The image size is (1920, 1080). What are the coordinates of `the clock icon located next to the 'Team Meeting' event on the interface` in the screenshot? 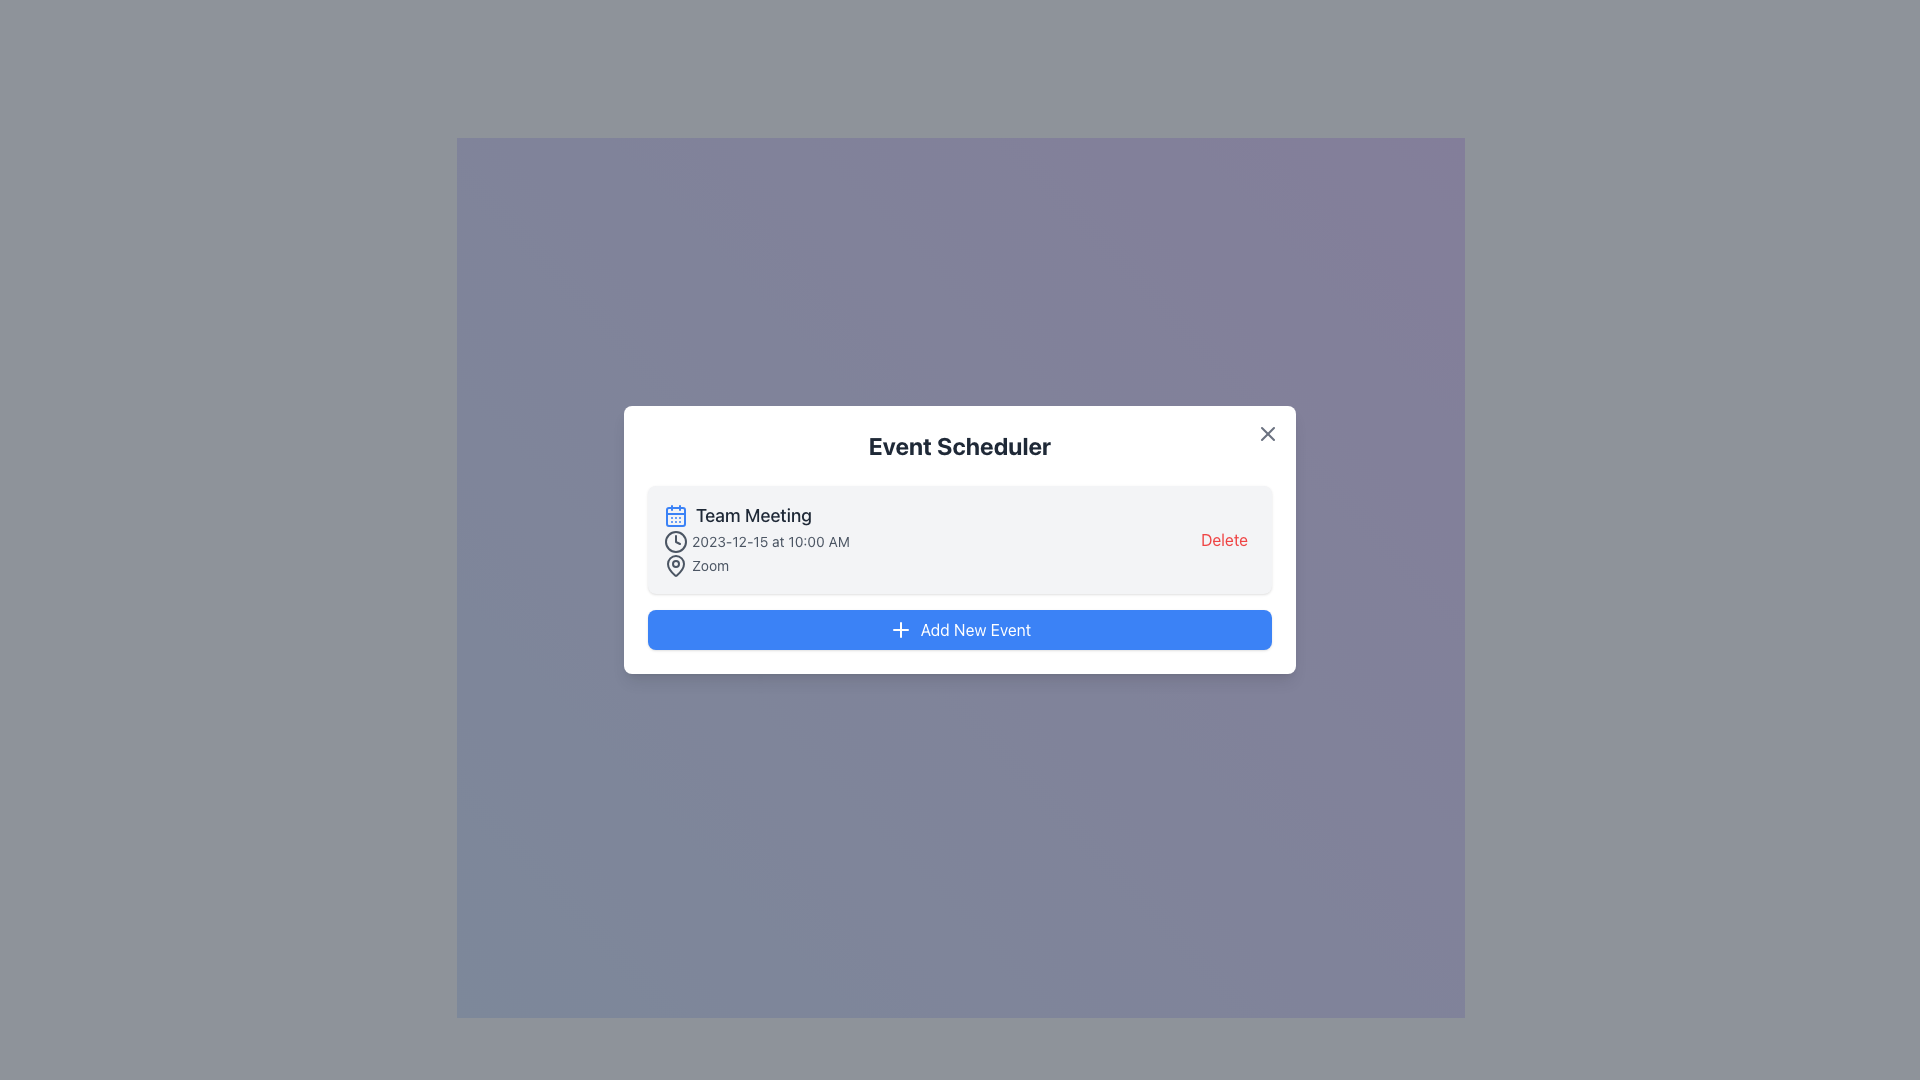 It's located at (676, 542).